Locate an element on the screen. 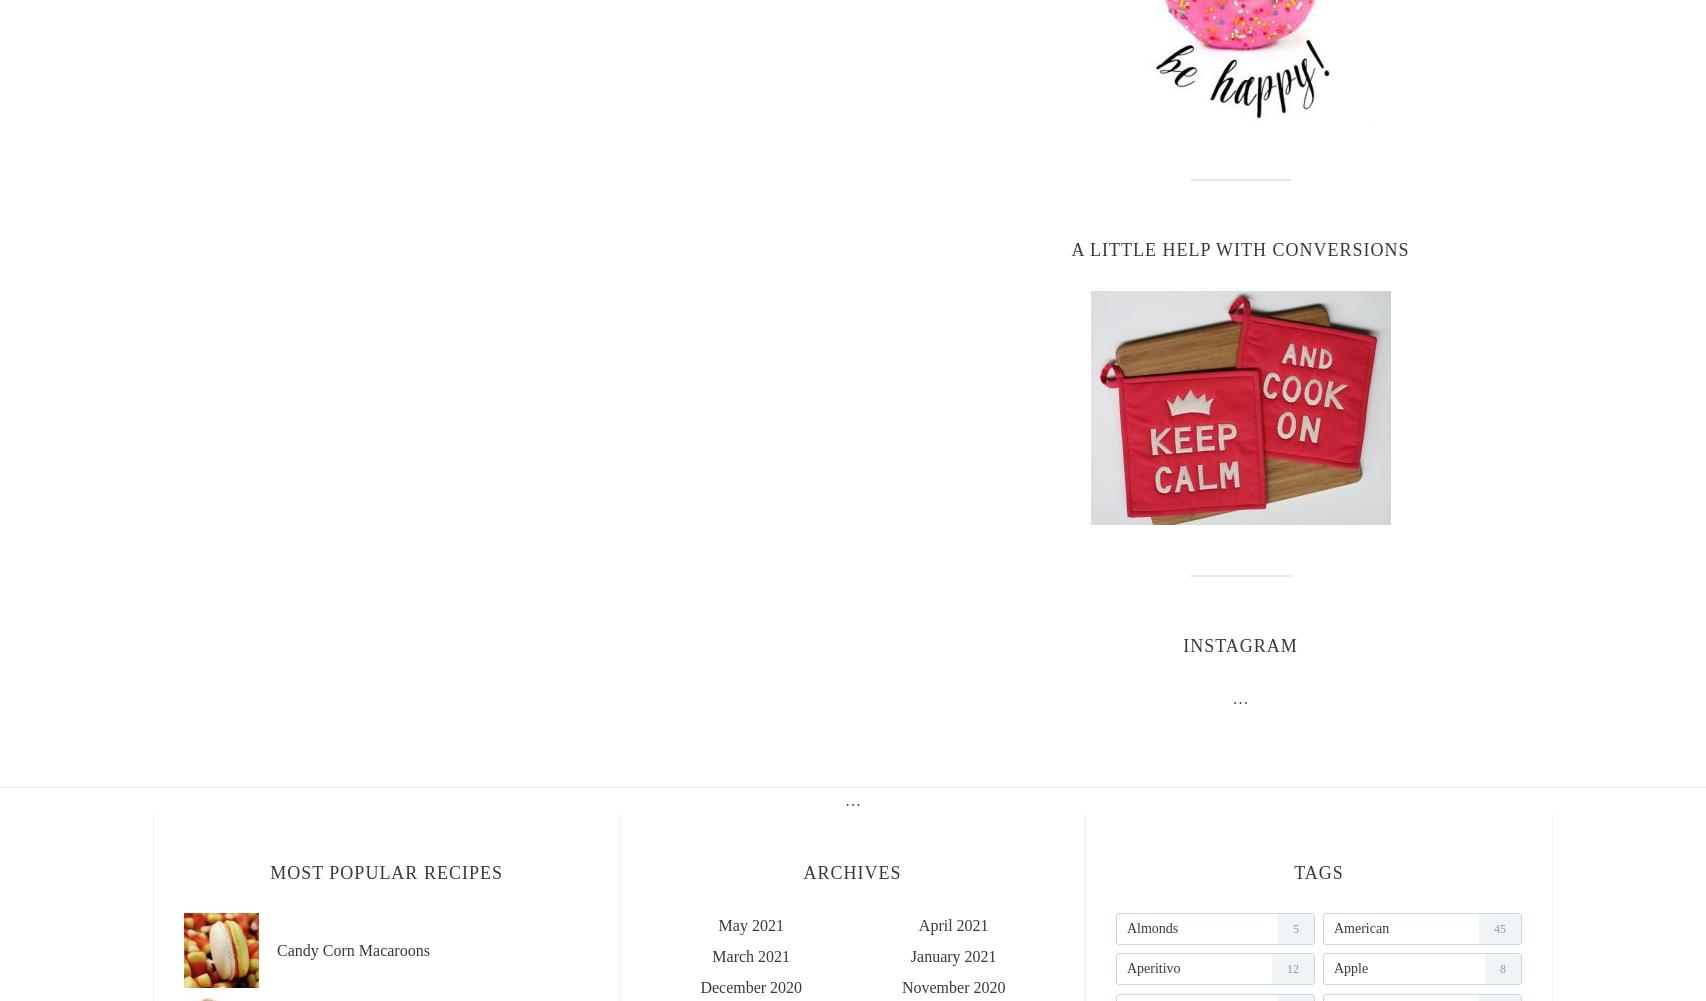  '45' is located at coordinates (1491, 929).